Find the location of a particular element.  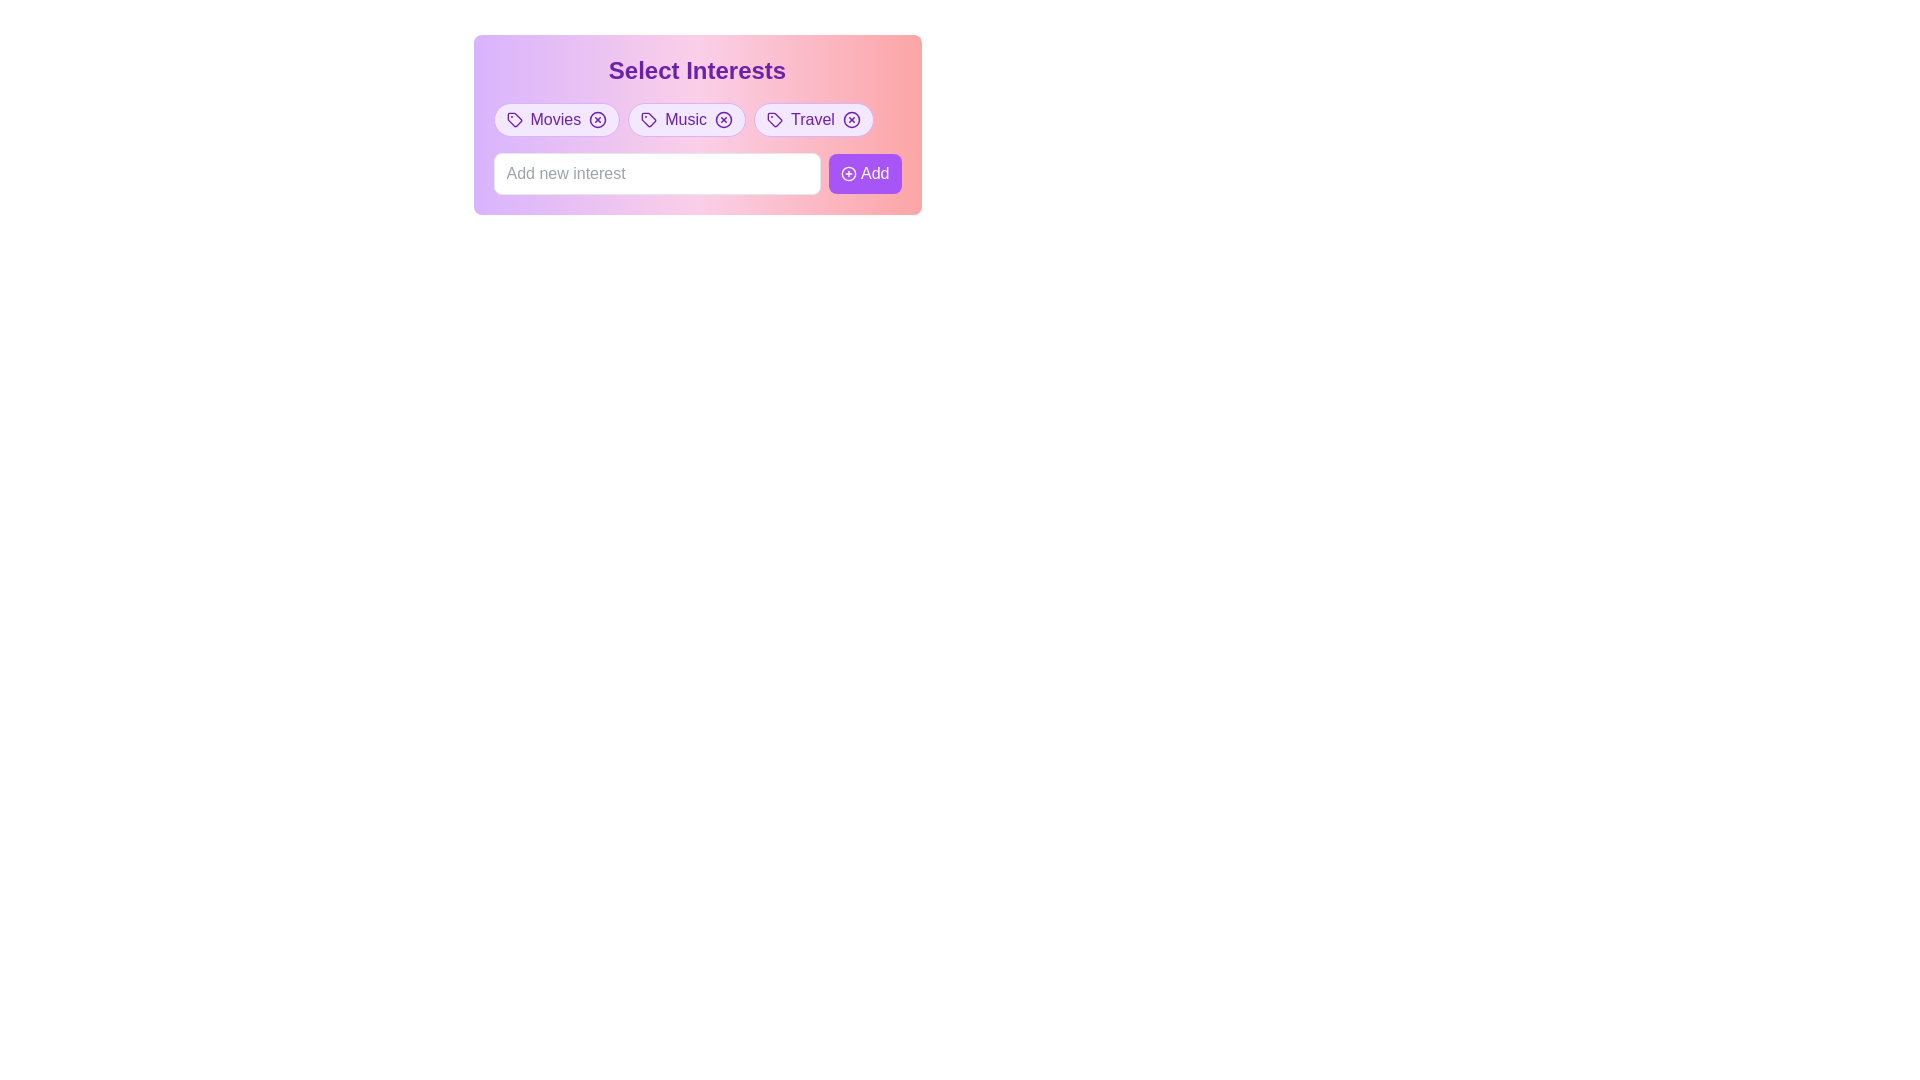

the inline decorative icon that is part of the pill-shaped tag labeled 'Music' located under the heading 'Select Interests' is located at coordinates (649, 119).